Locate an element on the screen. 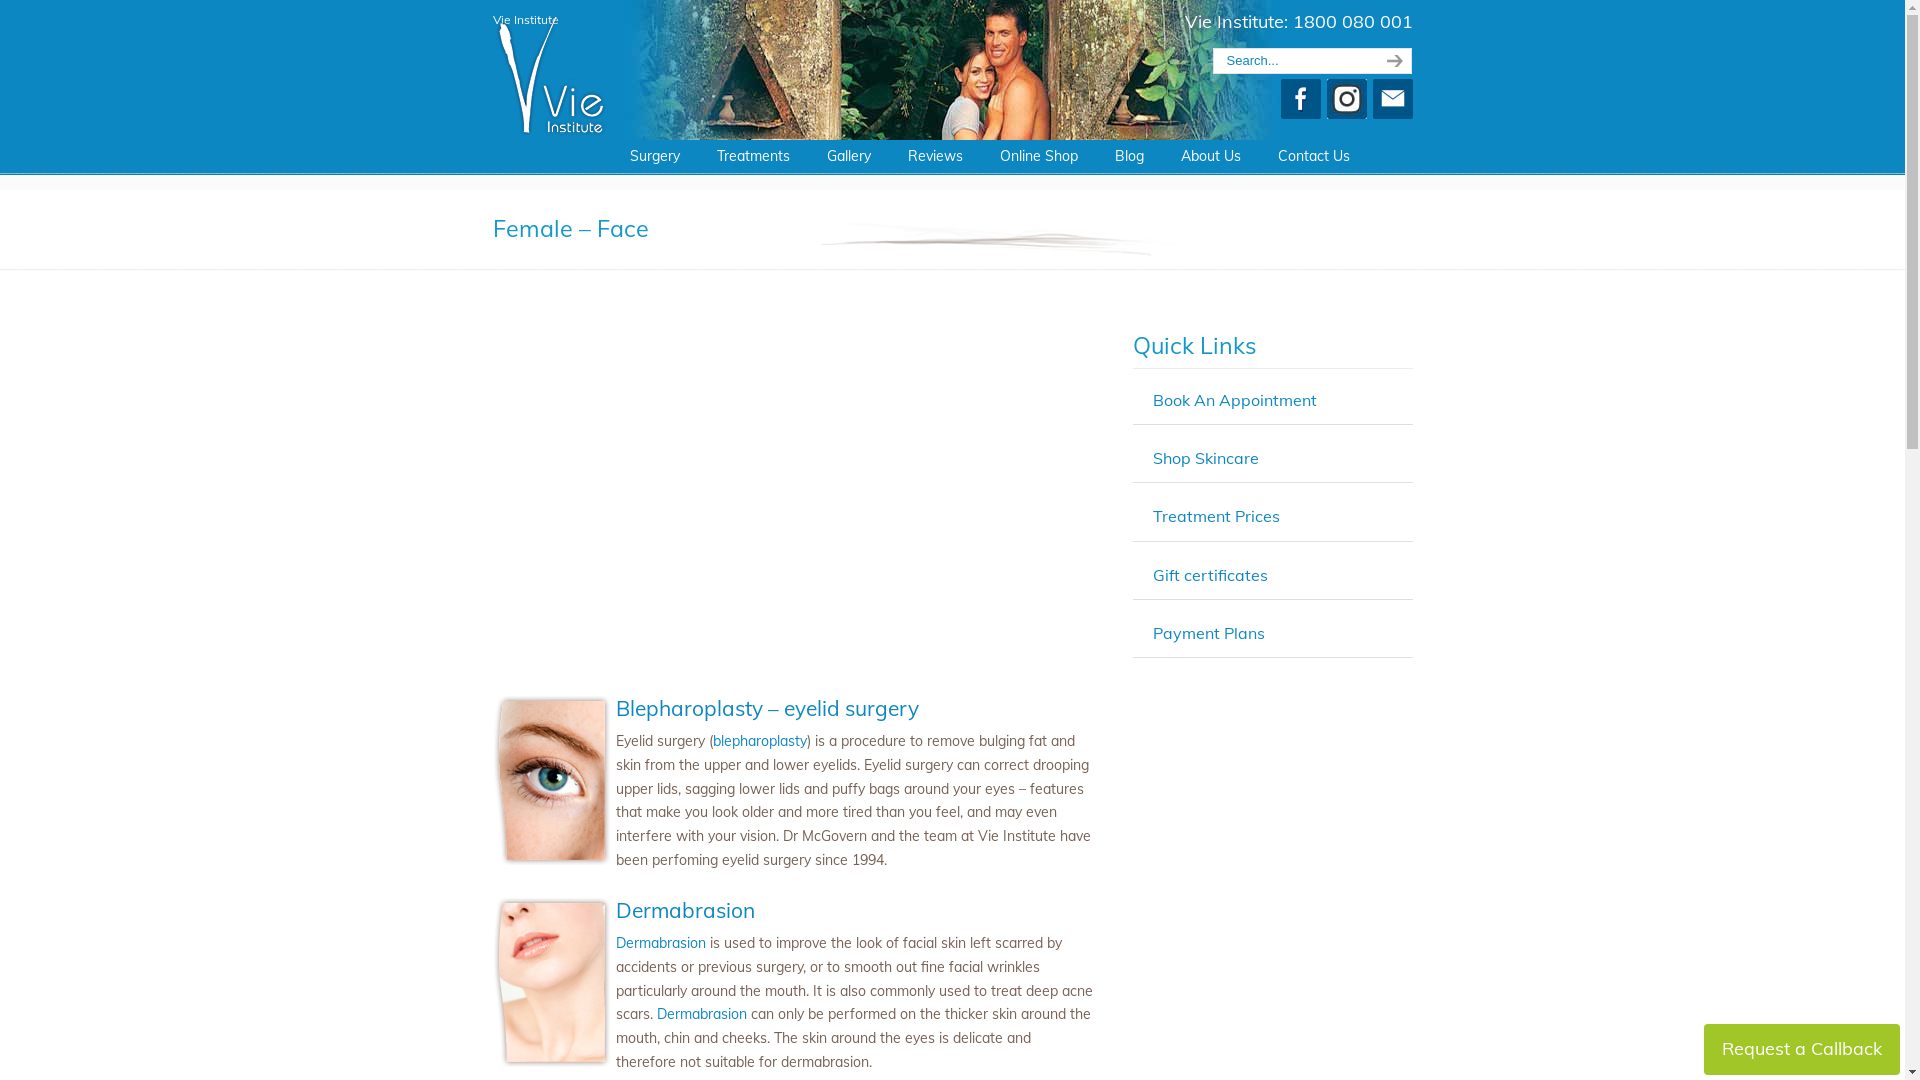  'Blog' is located at coordinates (1128, 154).